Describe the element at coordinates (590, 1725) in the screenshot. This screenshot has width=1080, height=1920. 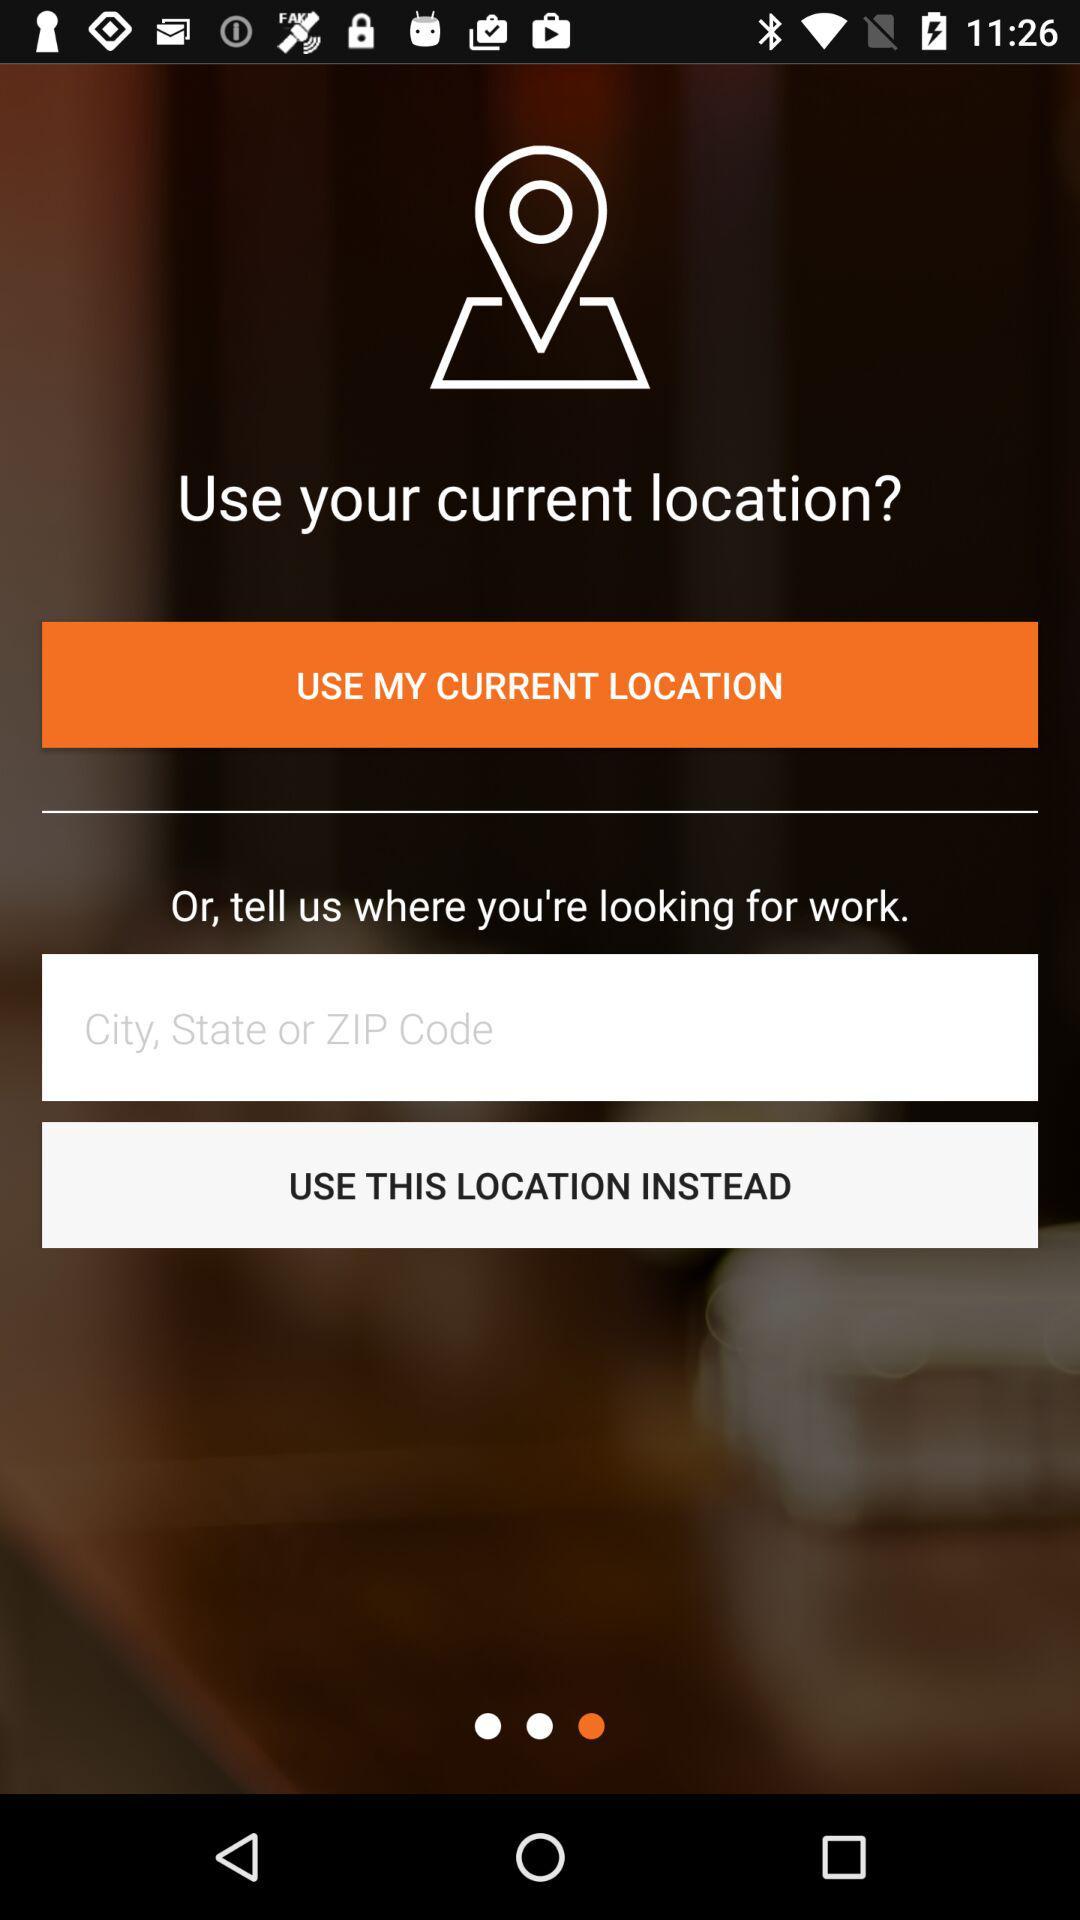
I see `further options` at that location.